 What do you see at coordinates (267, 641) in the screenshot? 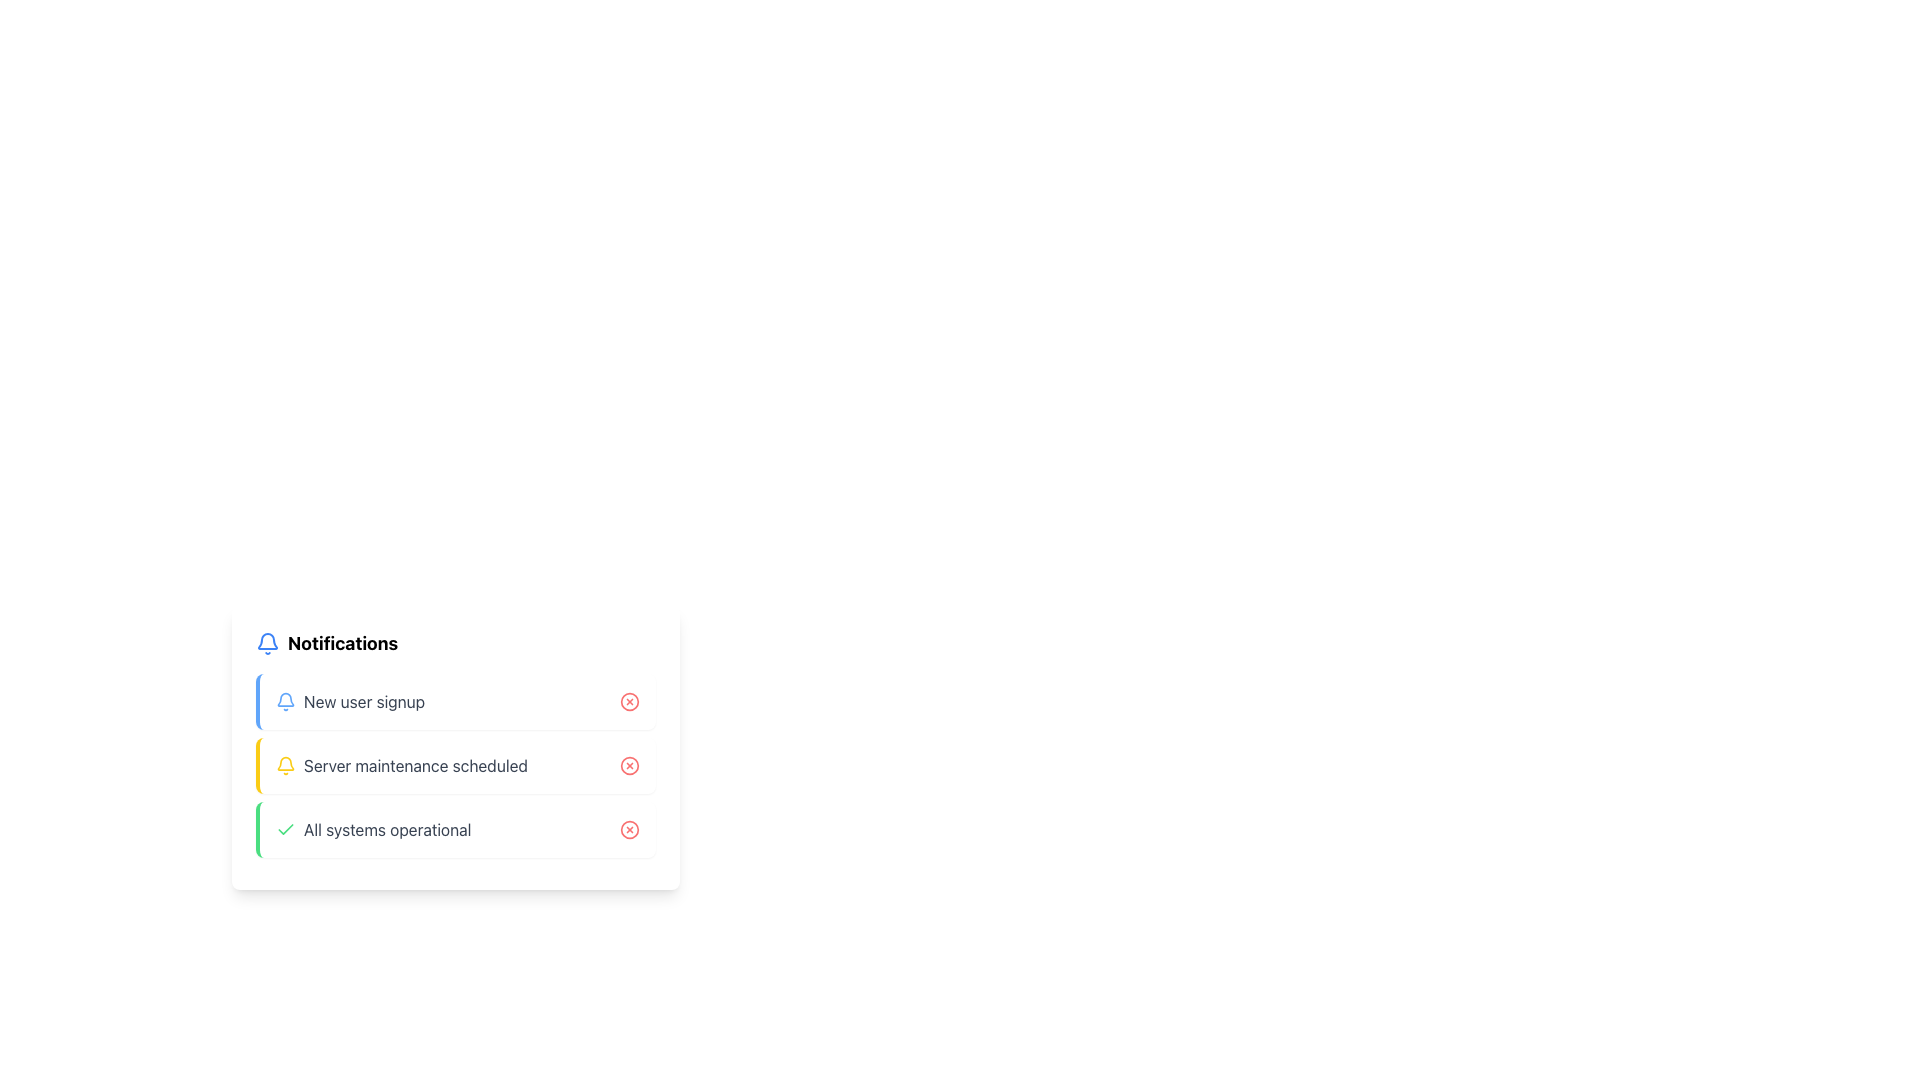
I see `the lower curve of the bell icon, which is styled with a blue outline and is located to the left of the title 'Notifications'` at bounding box center [267, 641].